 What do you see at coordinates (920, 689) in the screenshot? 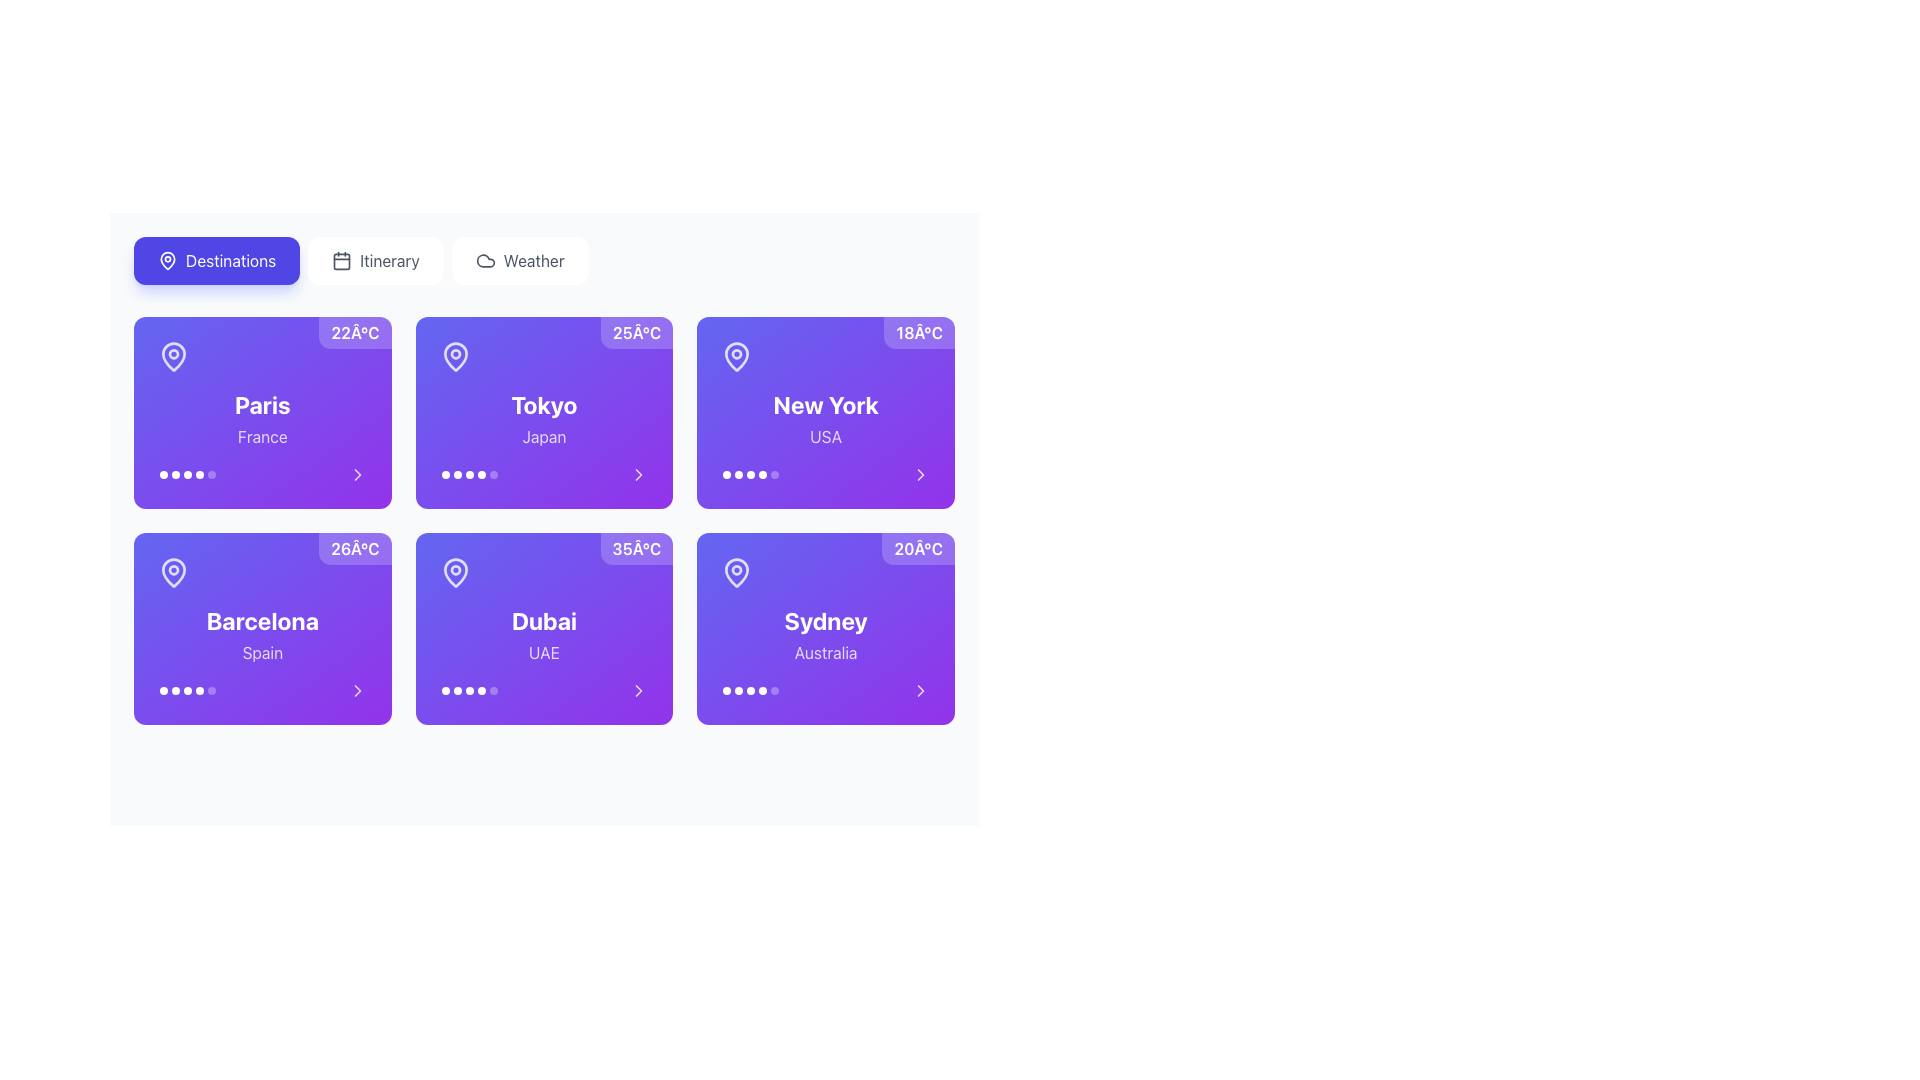
I see `the navigation button (SVG-based icon) located in the bottom right corner of the 'Sydney' card to proceed to the next section or details` at bounding box center [920, 689].